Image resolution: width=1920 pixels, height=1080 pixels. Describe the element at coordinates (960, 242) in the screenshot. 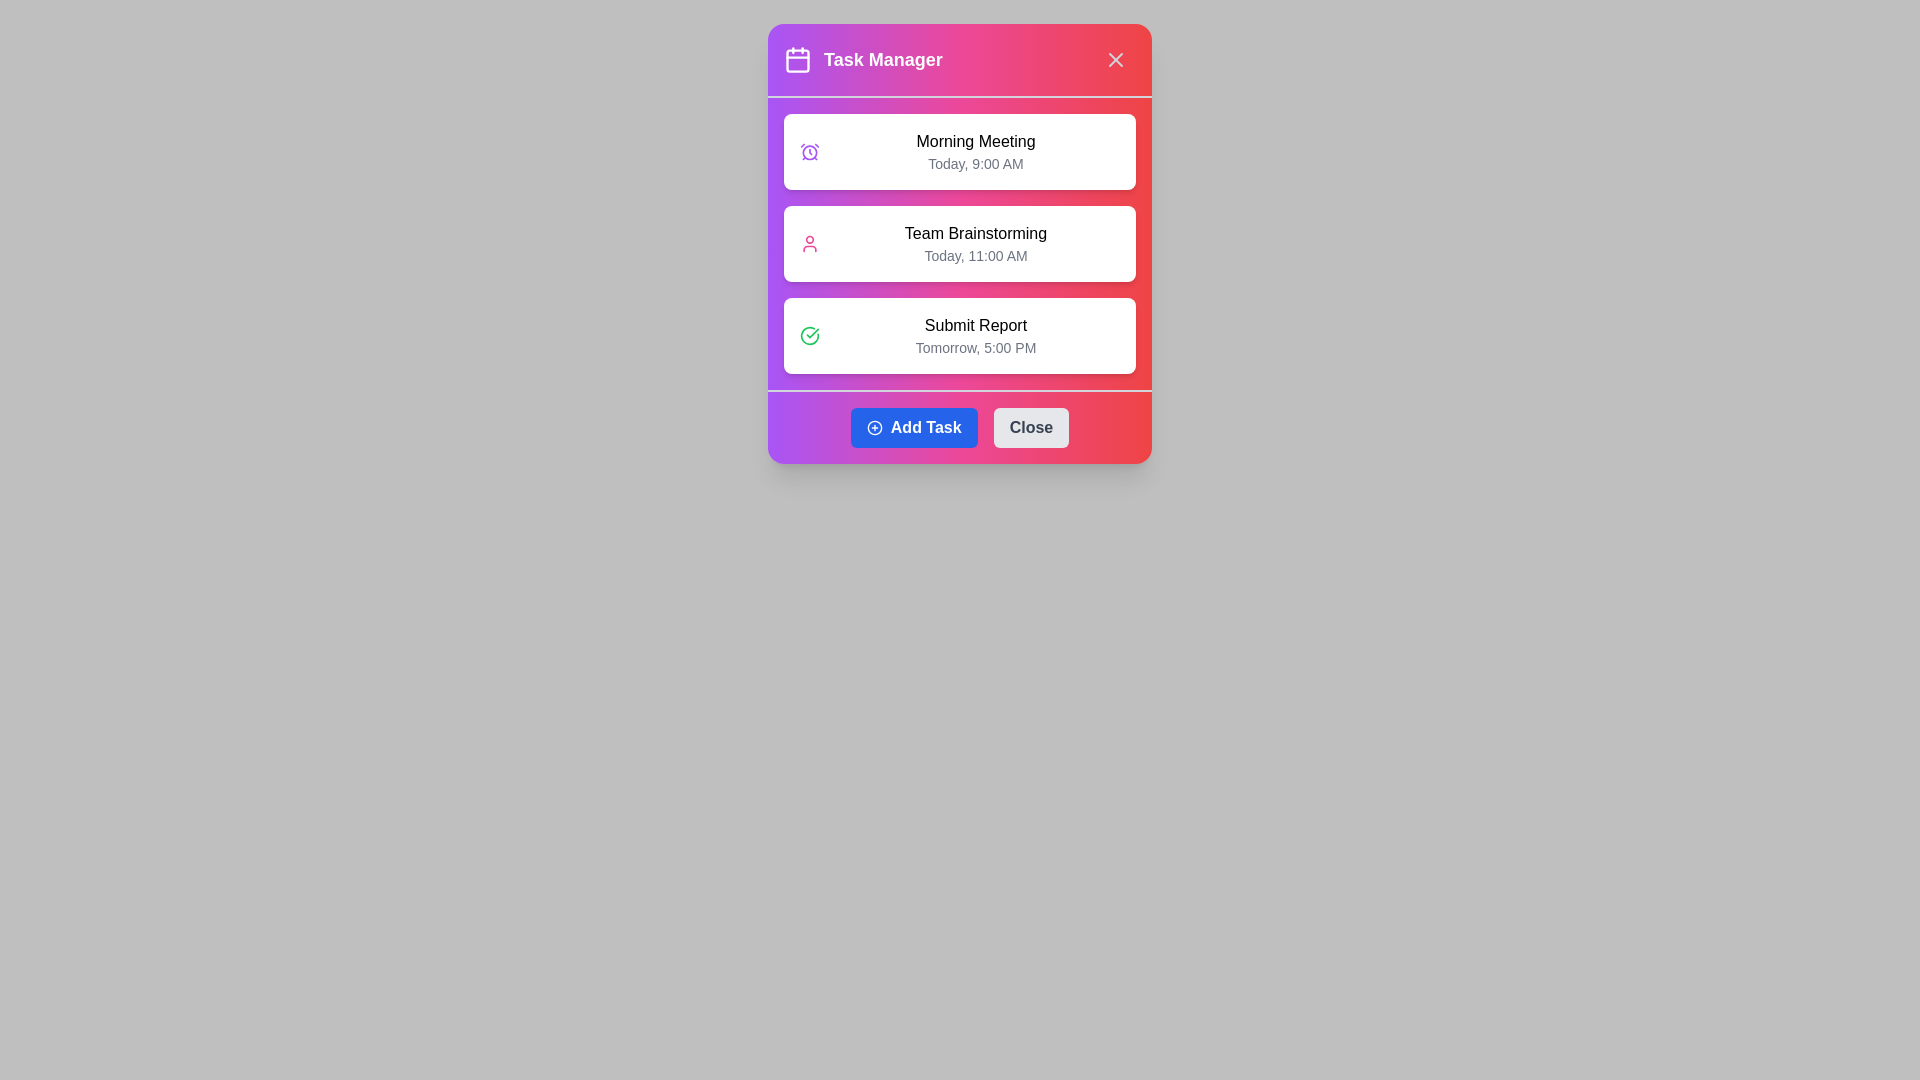

I see `the individual task card located at the center of the group of list items styled as cards for more details` at that location.